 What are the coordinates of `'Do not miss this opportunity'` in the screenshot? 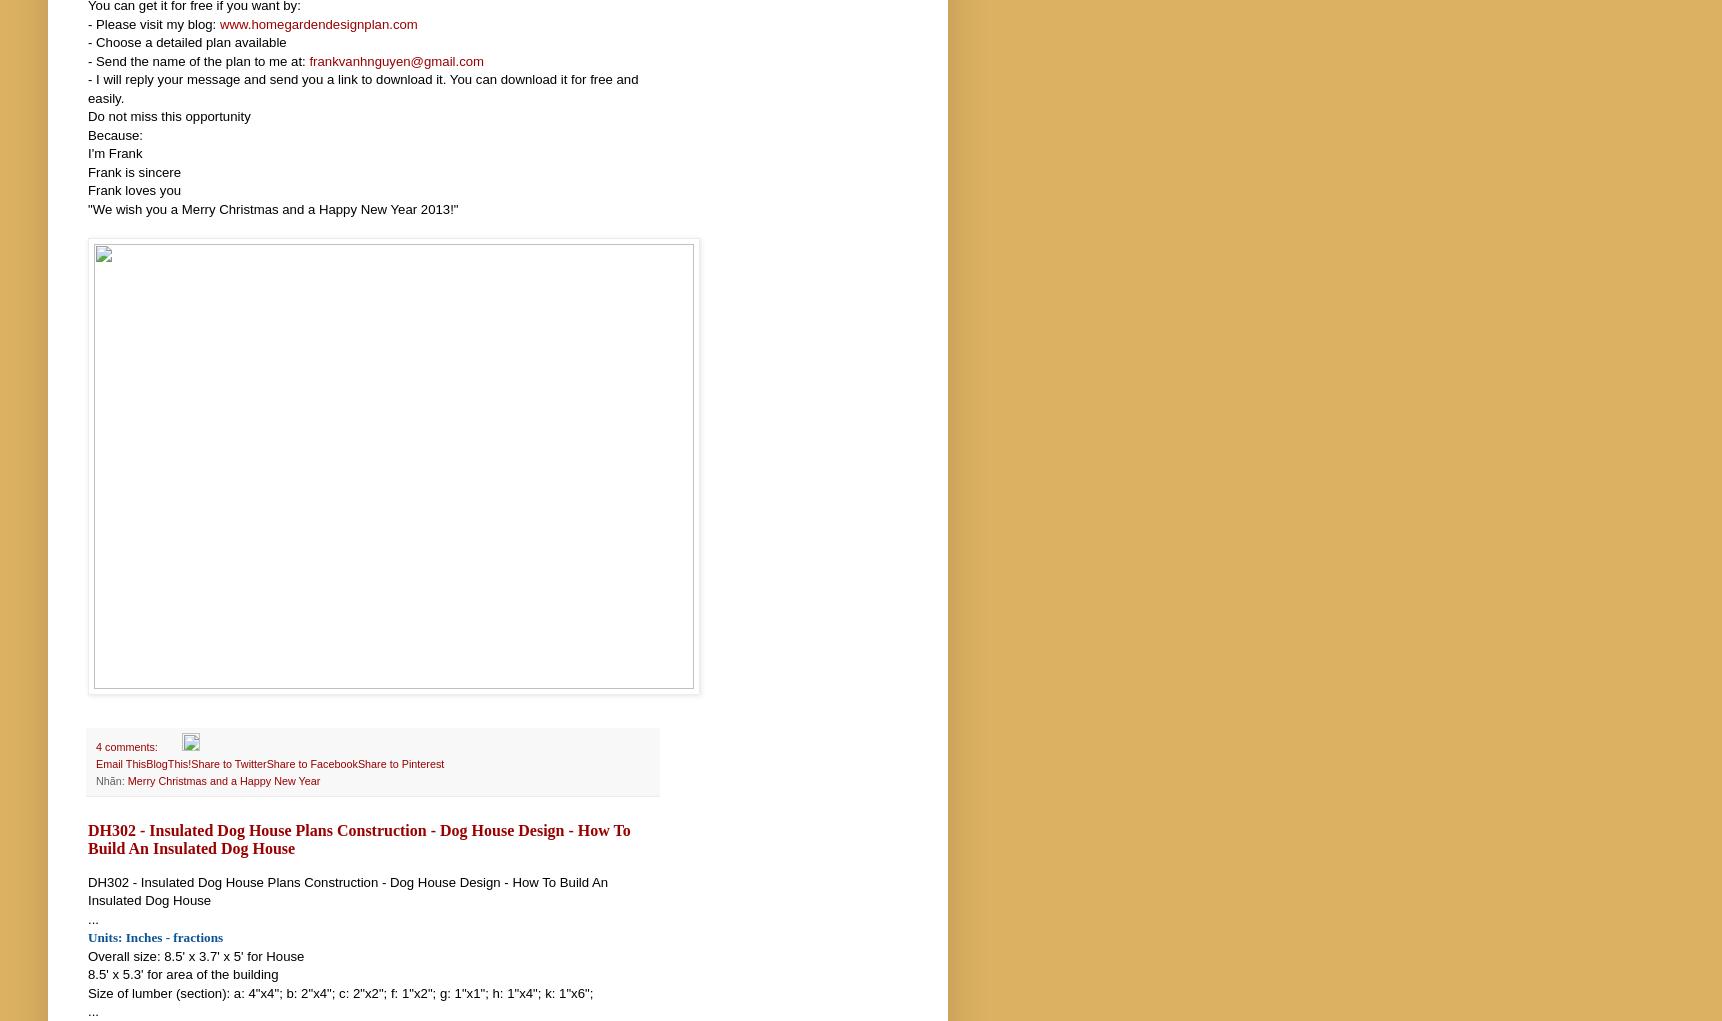 It's located at (168, 115).